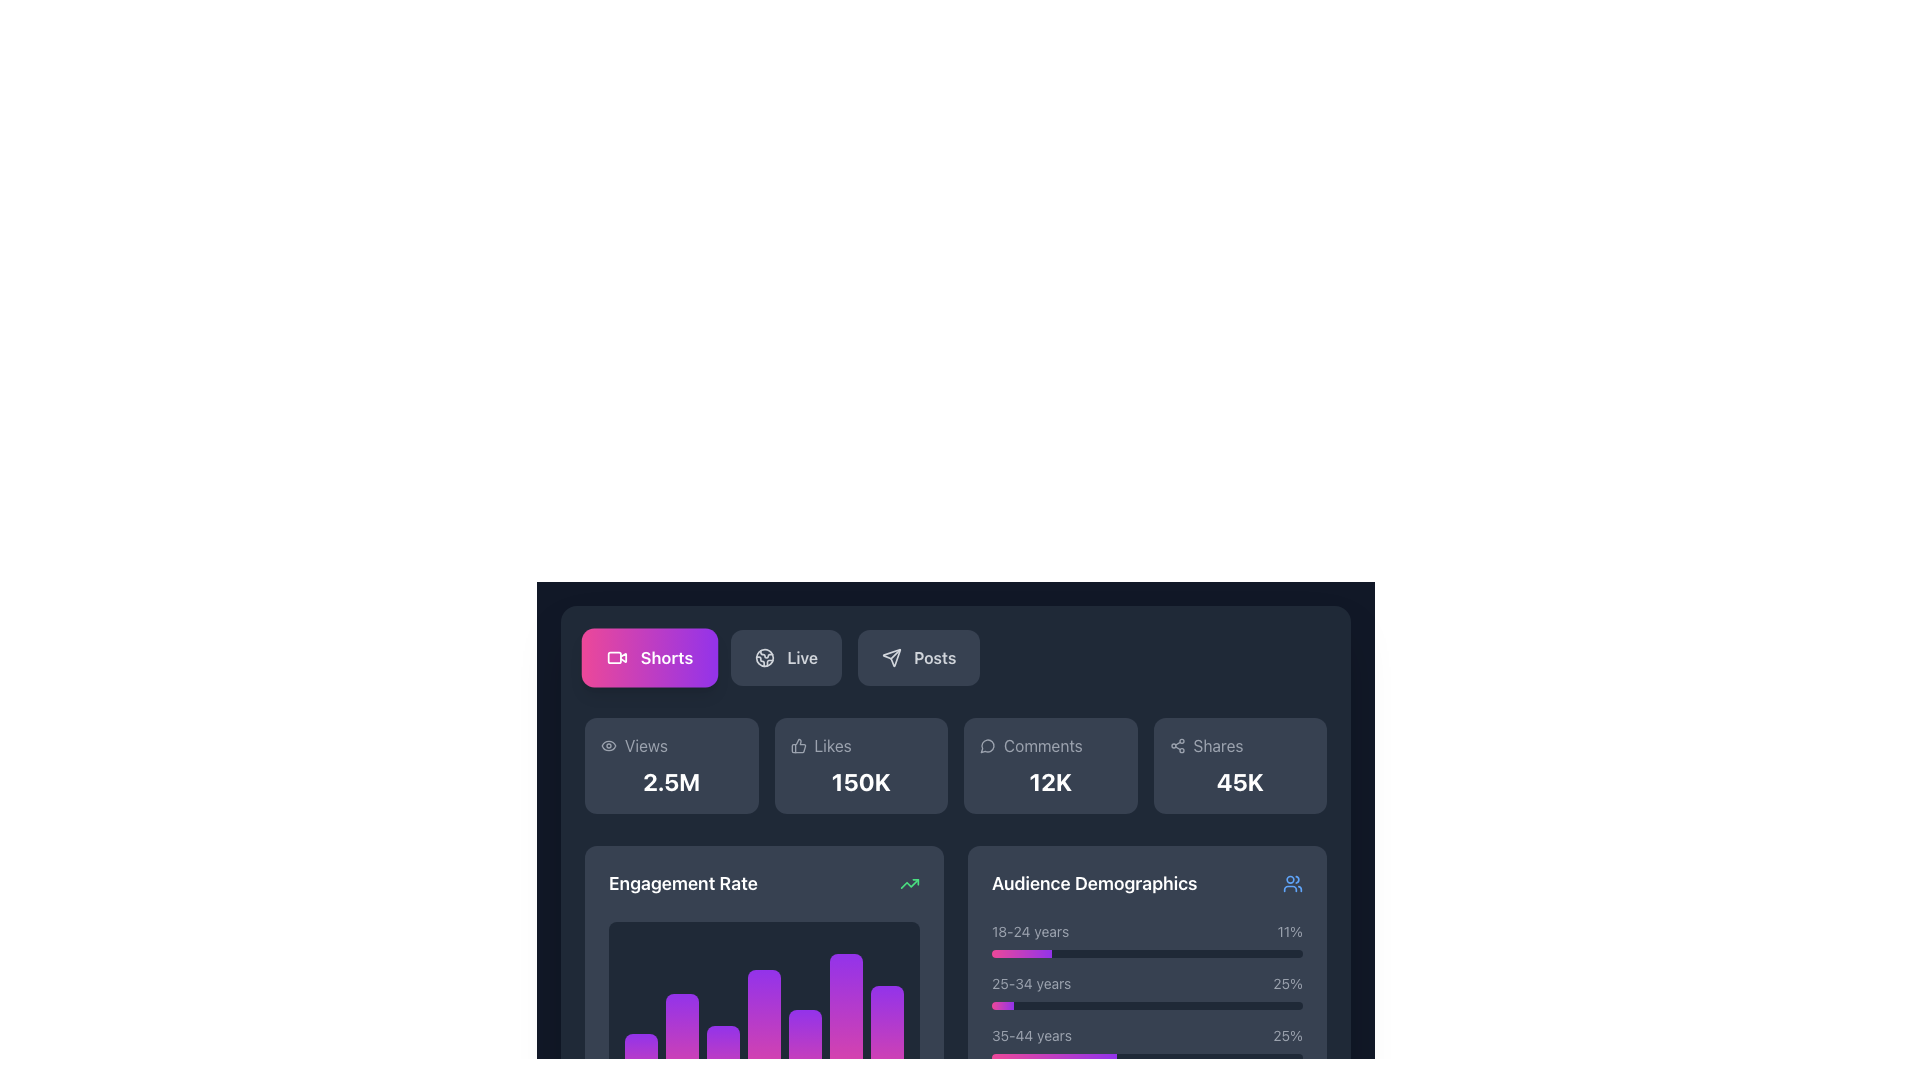 This screenshot has height=1080, width=1920. I want to click on the progress bar that visually represents the percentage value for the '35-44 years' demographic group, located beneath the '35-44 years' label in the 'Audience Demographics' section, so click(1147, 1056).